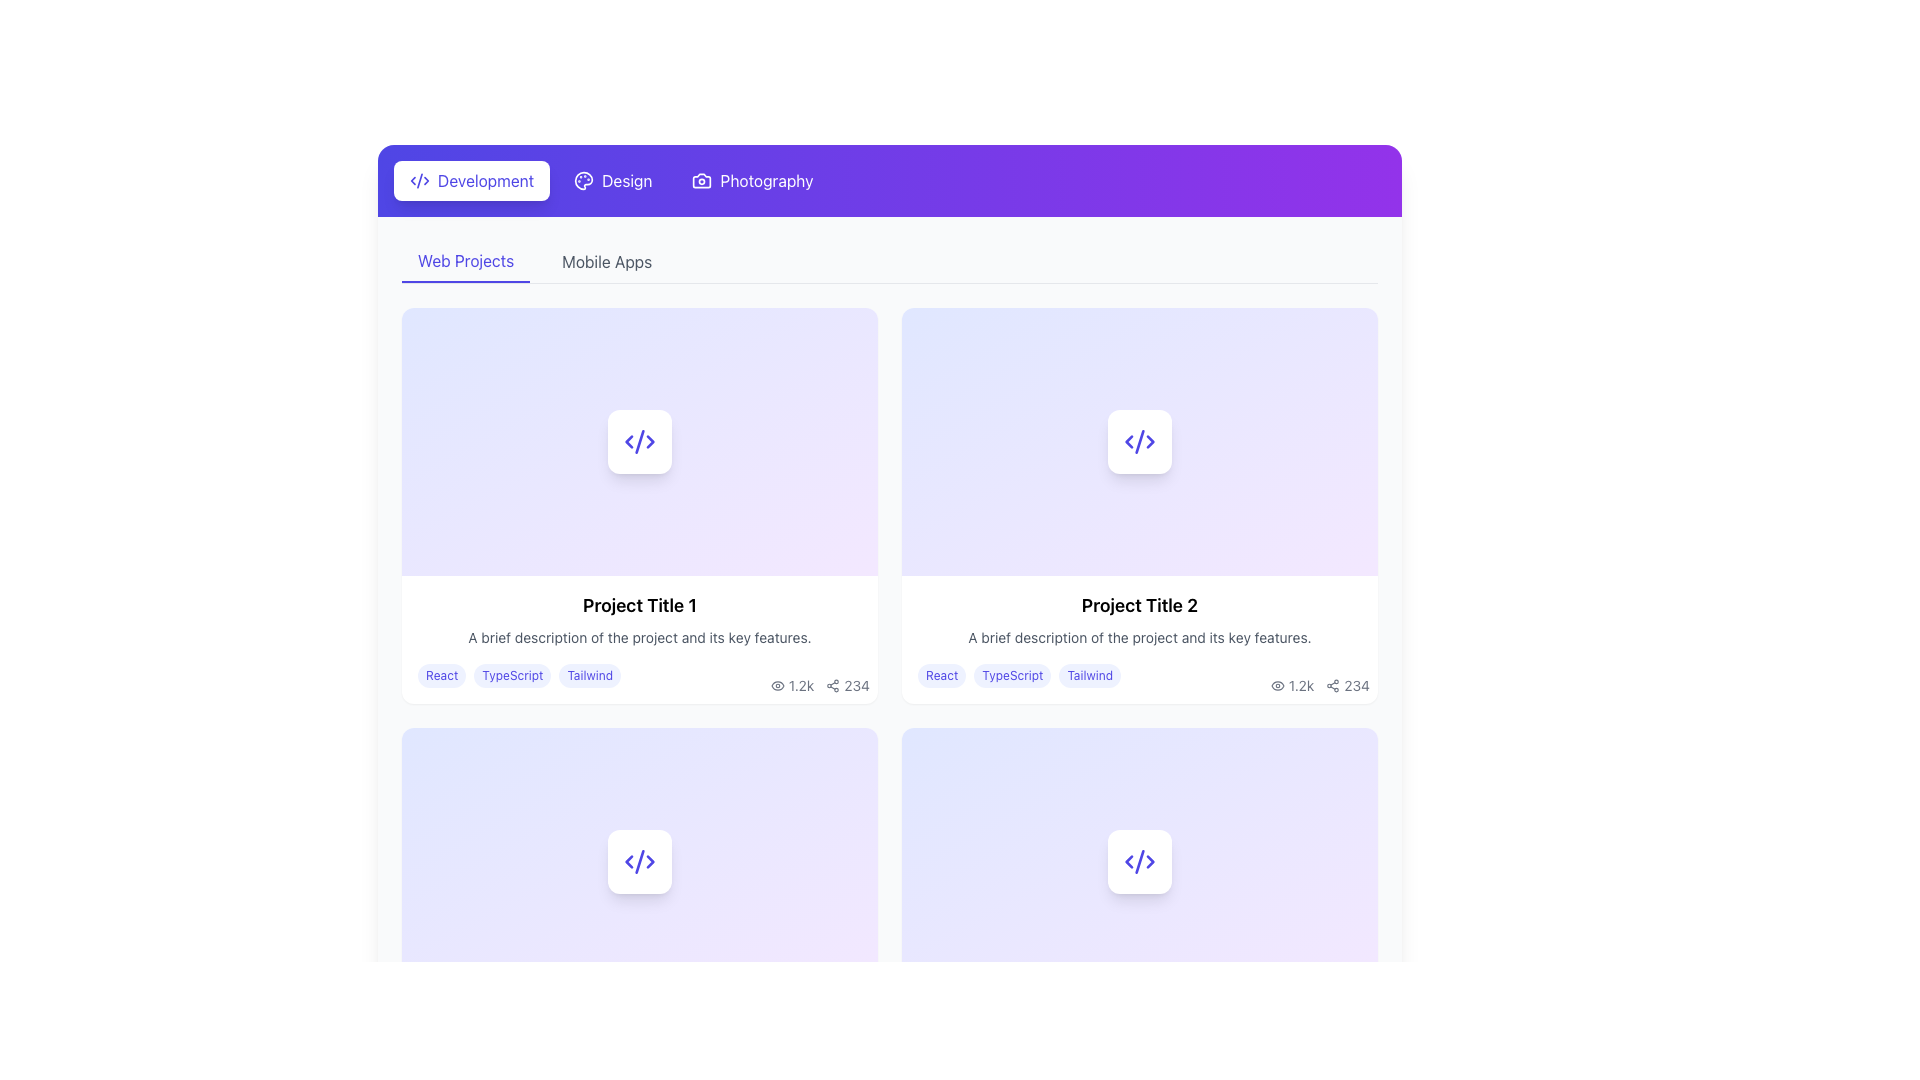 The height and width of the screenshot is (1080, 1920). Describe the element at coordinates (702, 181) in the screenshot. I see `the small camera icon located in the top-right navigation bar, adjacent to the 'Photography' text` at that location.